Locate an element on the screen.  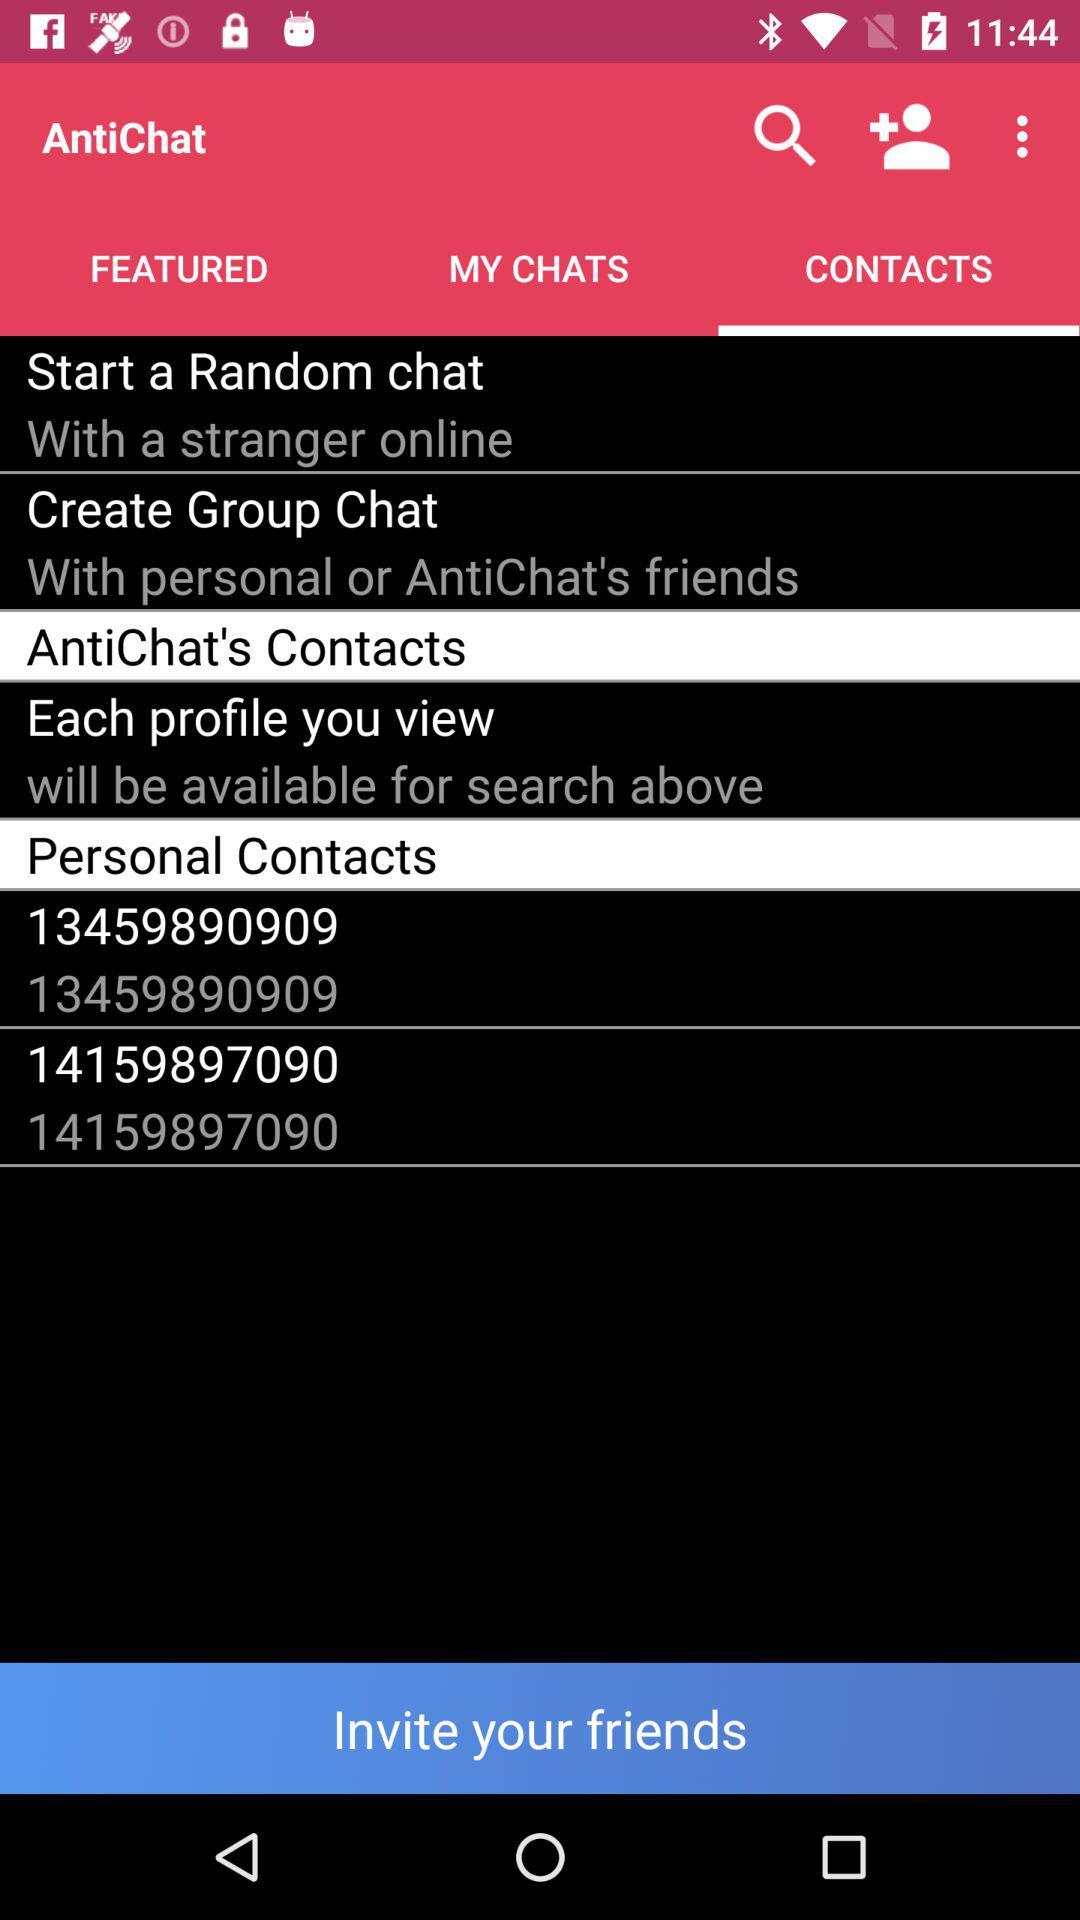
the item above the create group chat is located at coordinates (270, 436).